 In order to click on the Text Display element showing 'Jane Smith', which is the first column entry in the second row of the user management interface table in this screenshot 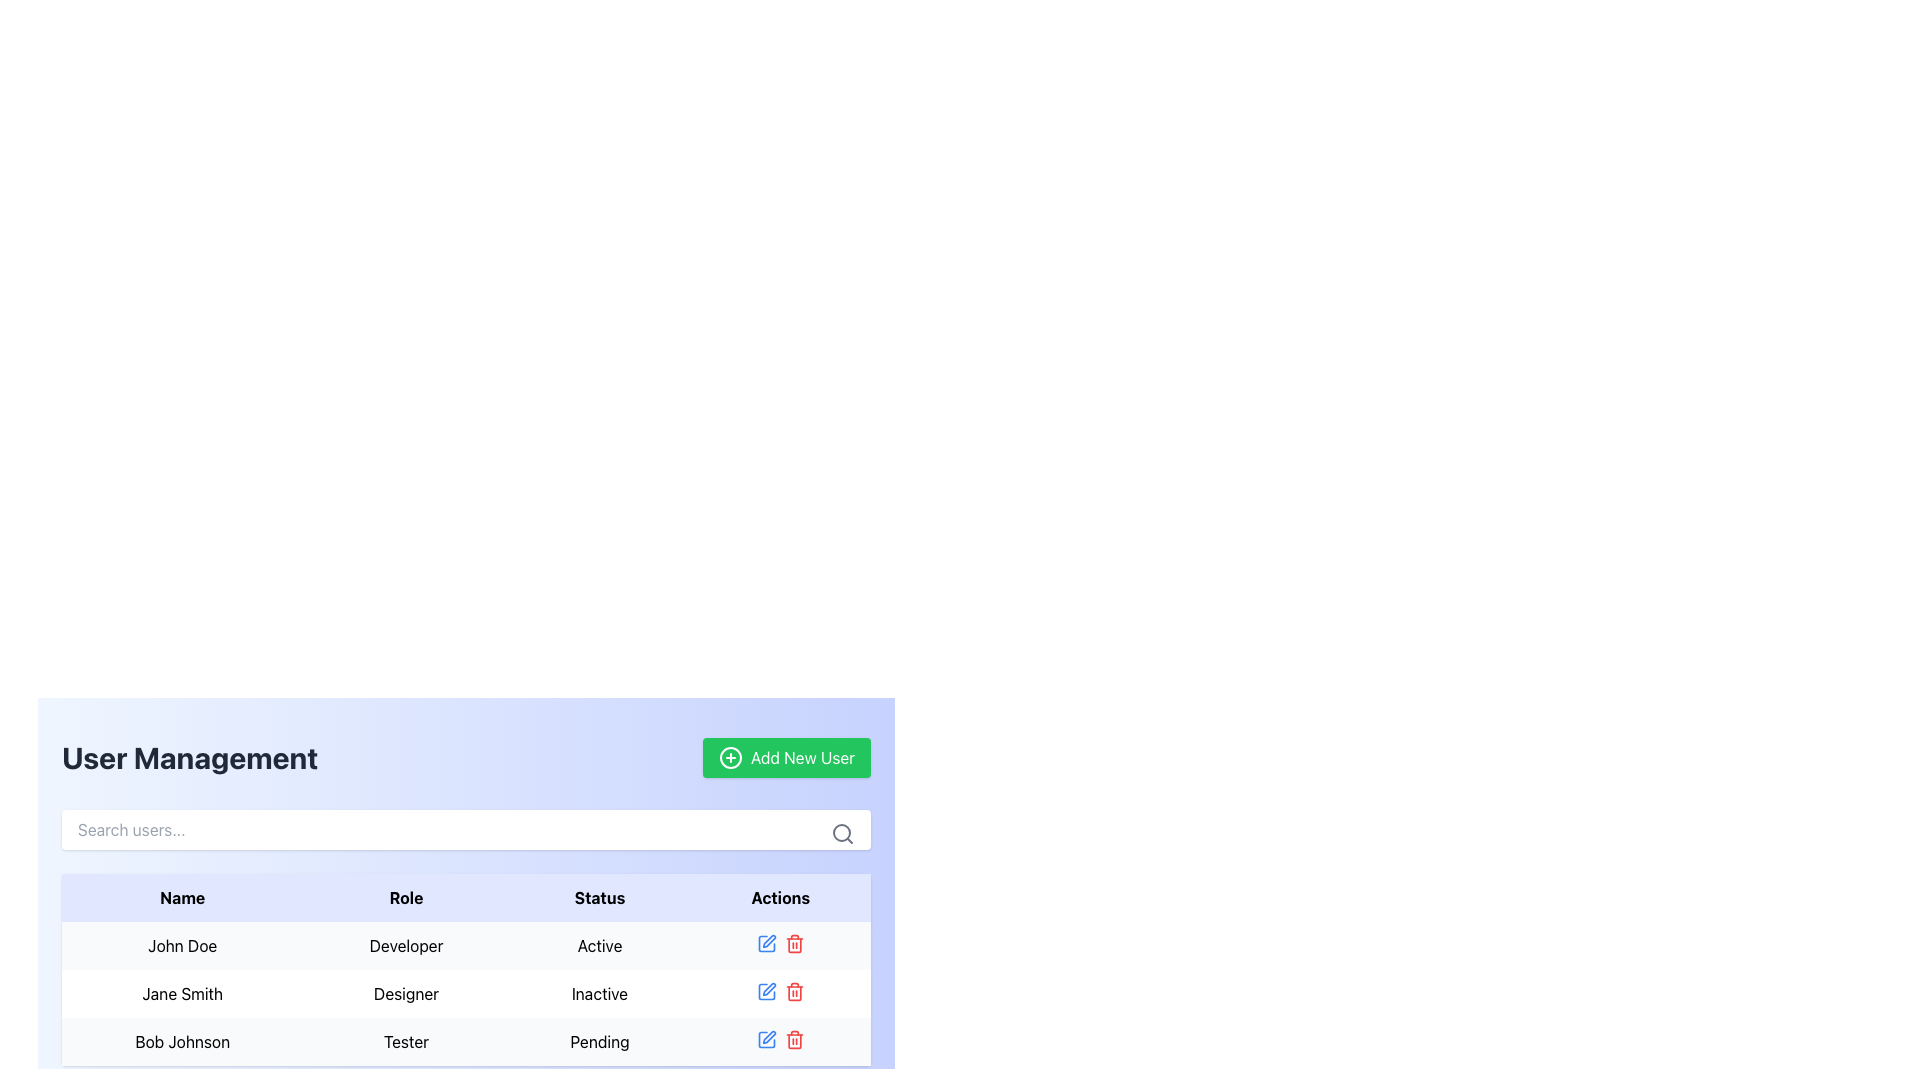, I will do `click(182, 994)`.